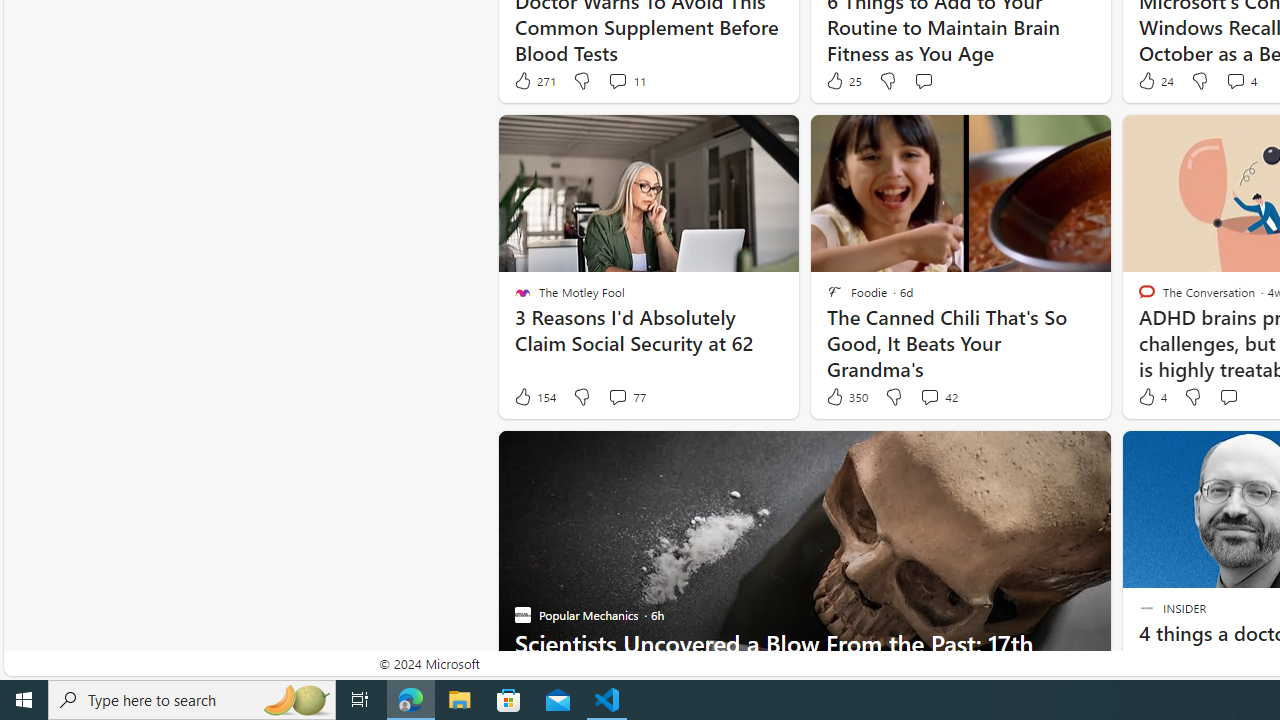  I want to click on '271 Like', so click(534, 80).